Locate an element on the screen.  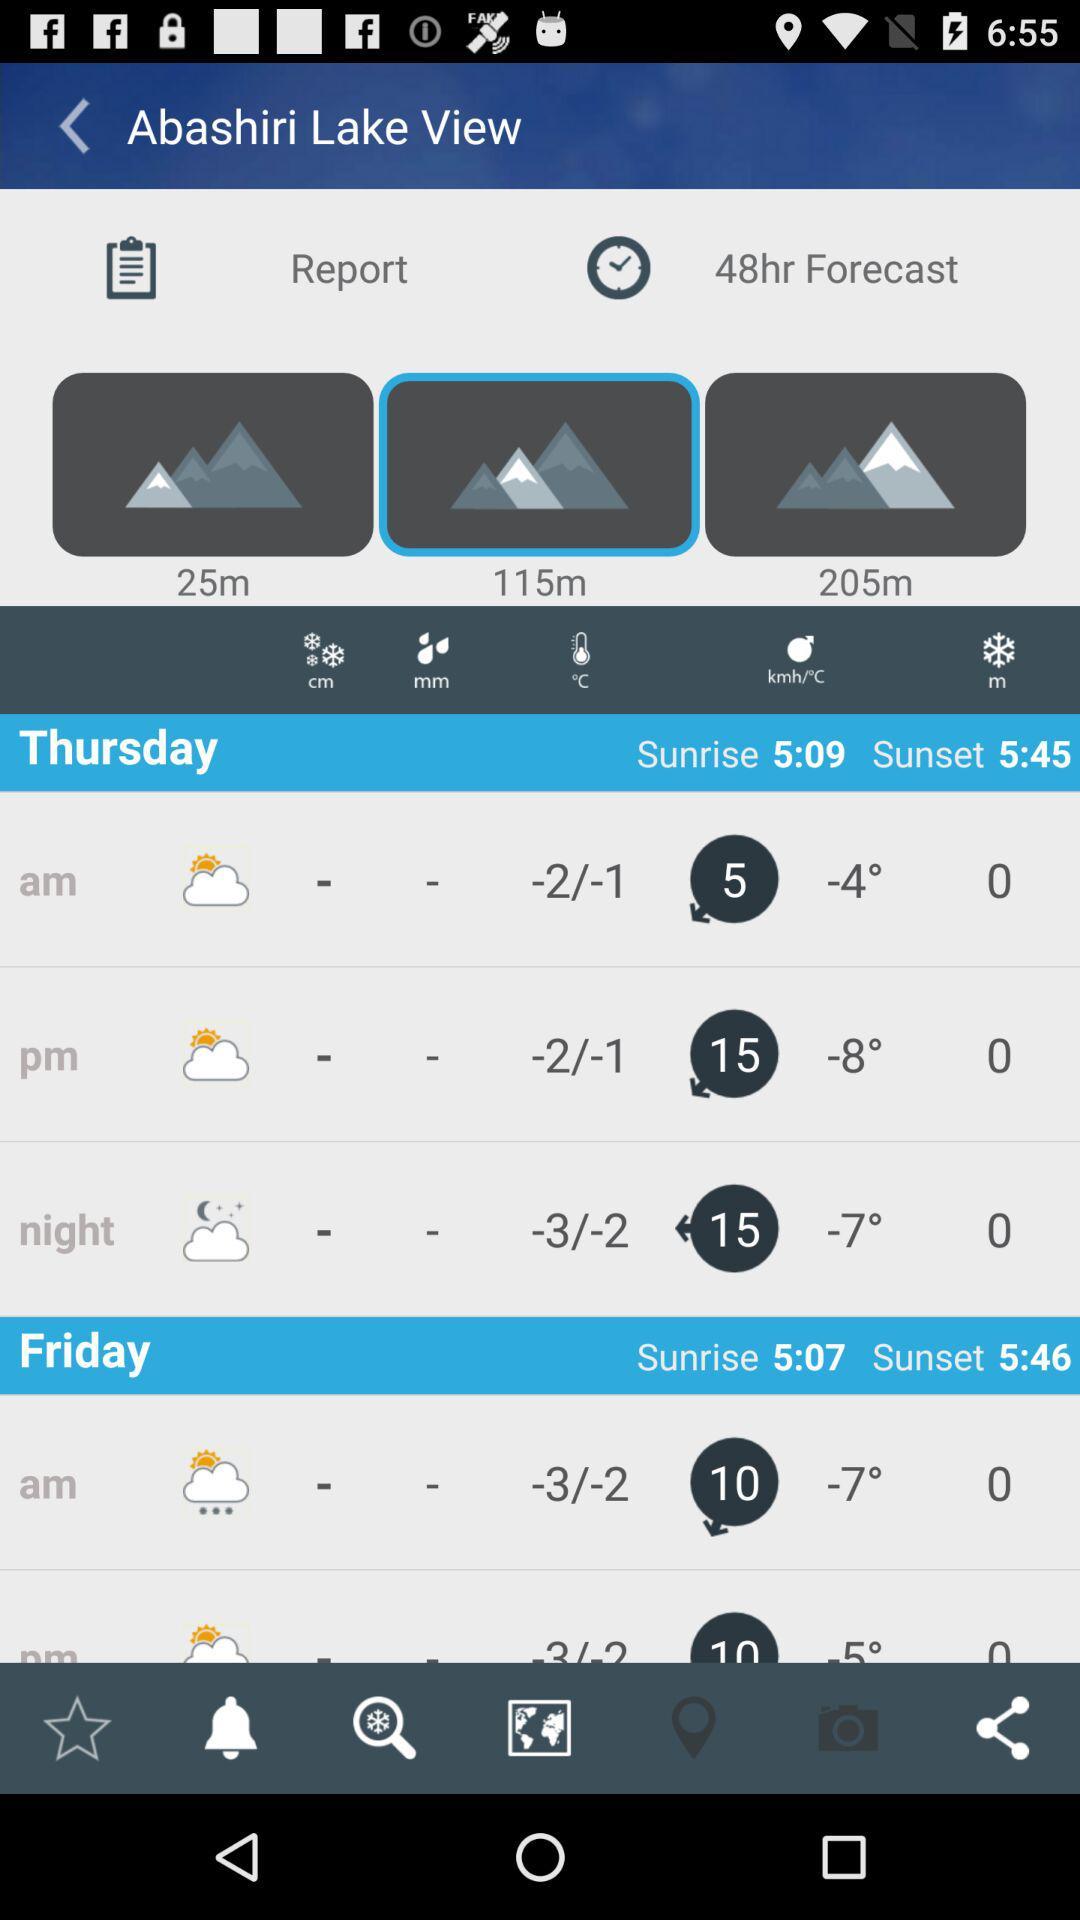
the item below the - icon is located at coordinates (538, 1727).